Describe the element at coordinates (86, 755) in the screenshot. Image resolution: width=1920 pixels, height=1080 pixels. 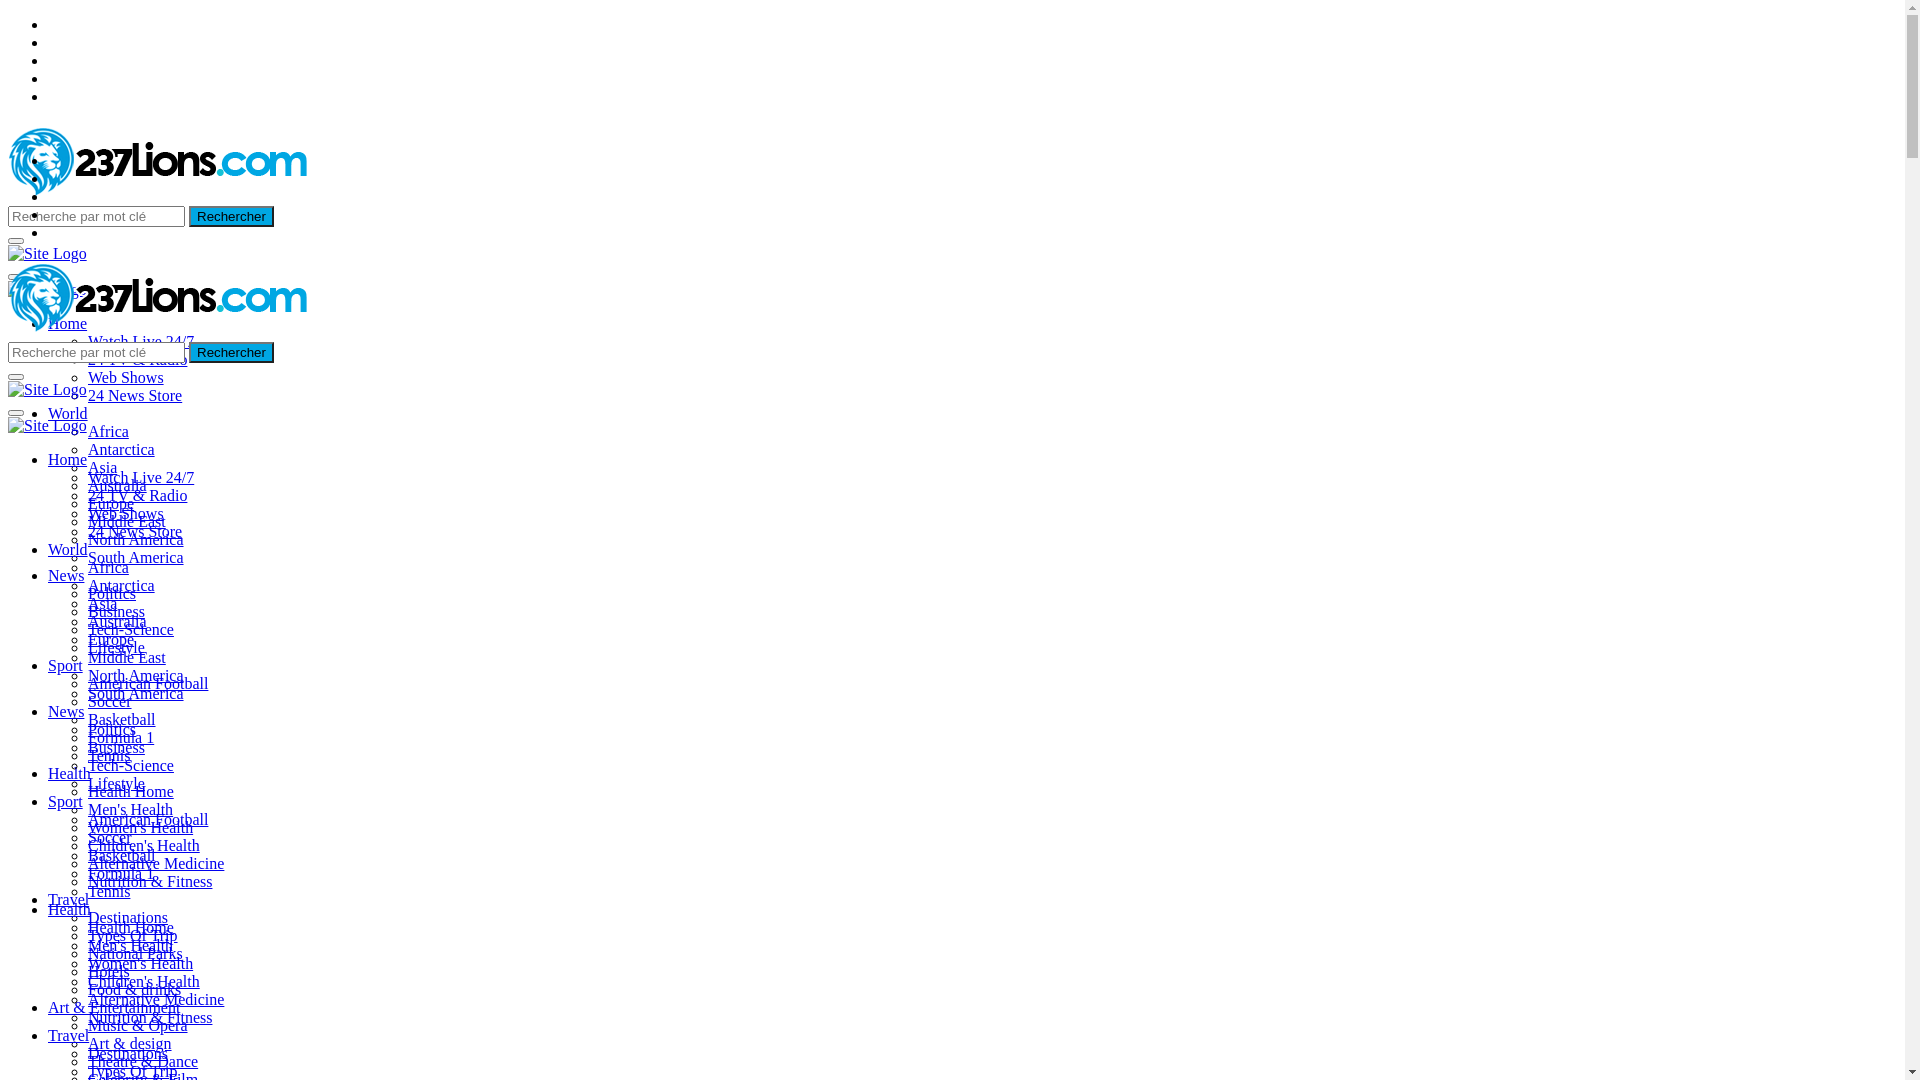
I see `'Tennis'` at that location.